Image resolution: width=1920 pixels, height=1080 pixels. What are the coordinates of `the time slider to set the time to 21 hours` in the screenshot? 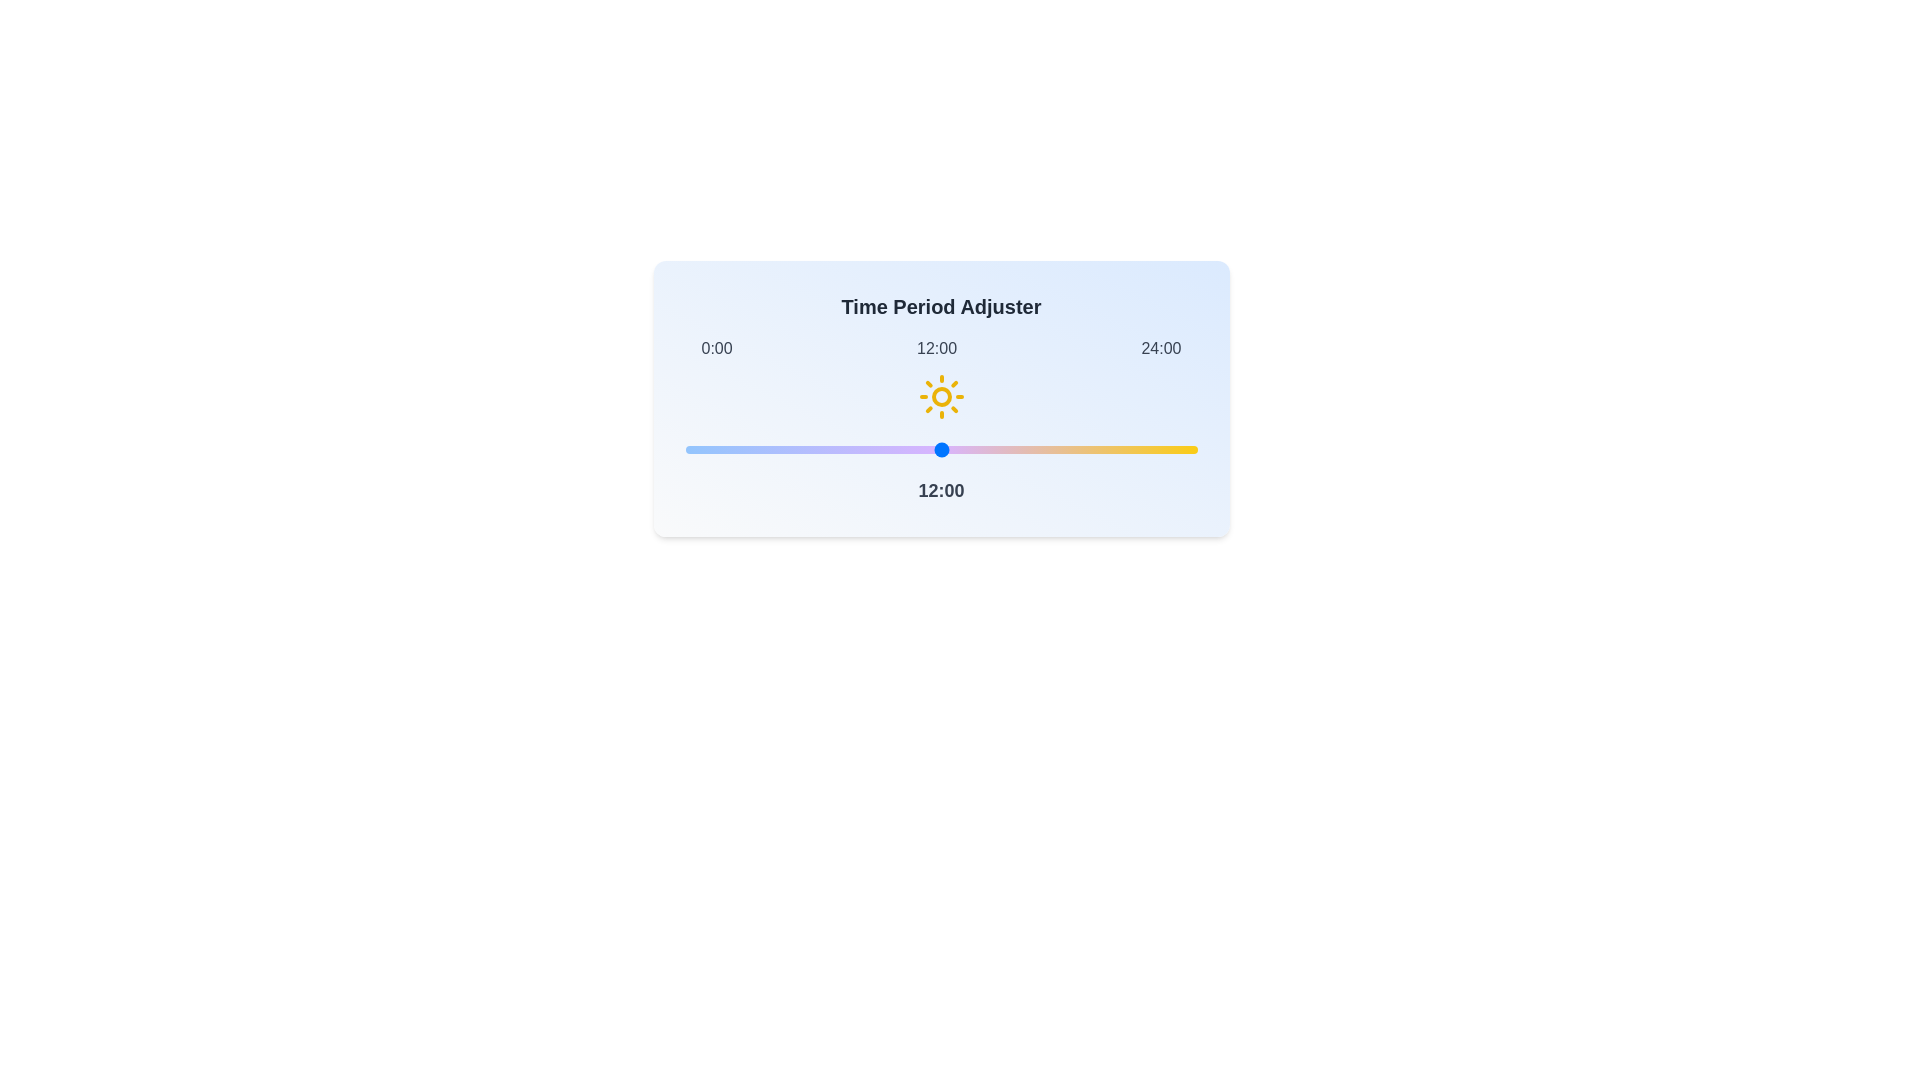 It's located at (1133, 450).